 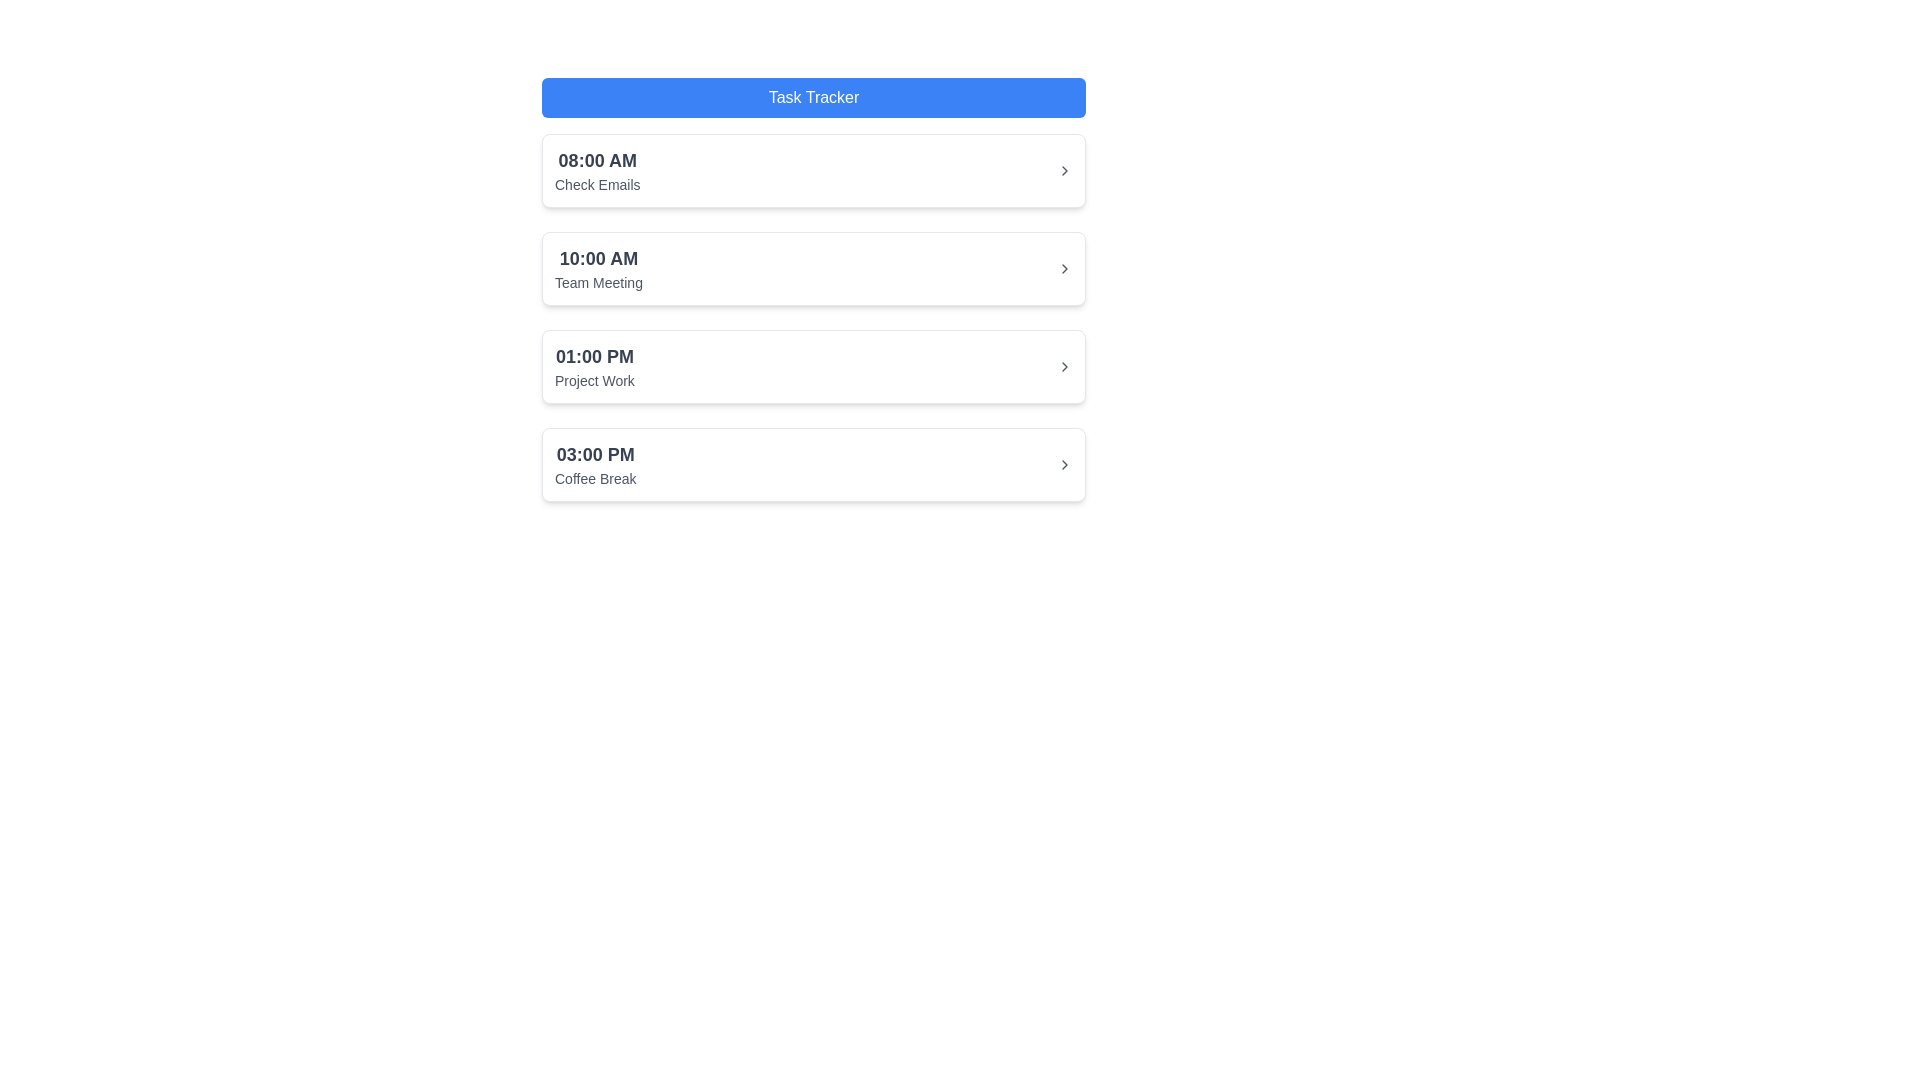 I want to click on the text label displaying 'Team Meeting', which is styled in a smaller gray font and located below '10:00 AM' in a list of scheduled tasks, so click(x=598, y=282).